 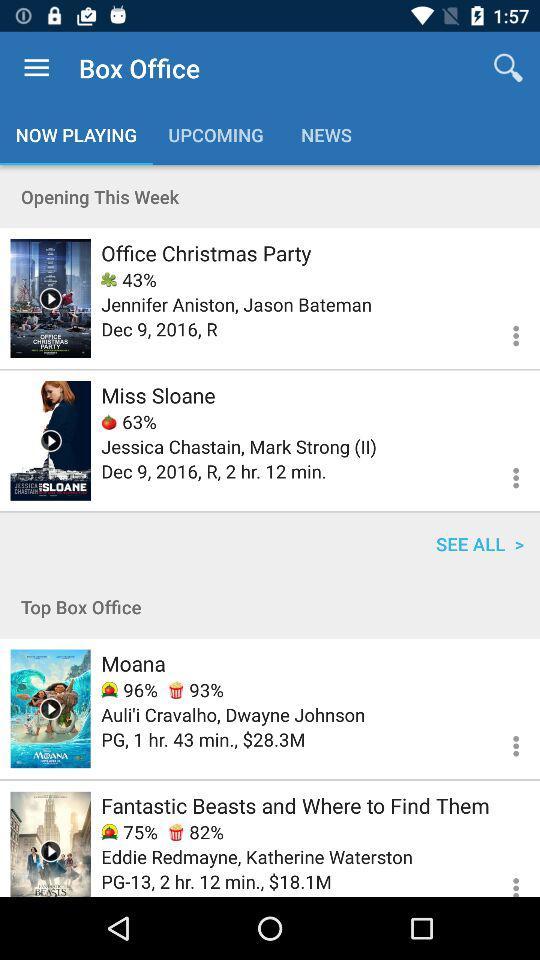 I want to click on options, so click(x=503, y=877).